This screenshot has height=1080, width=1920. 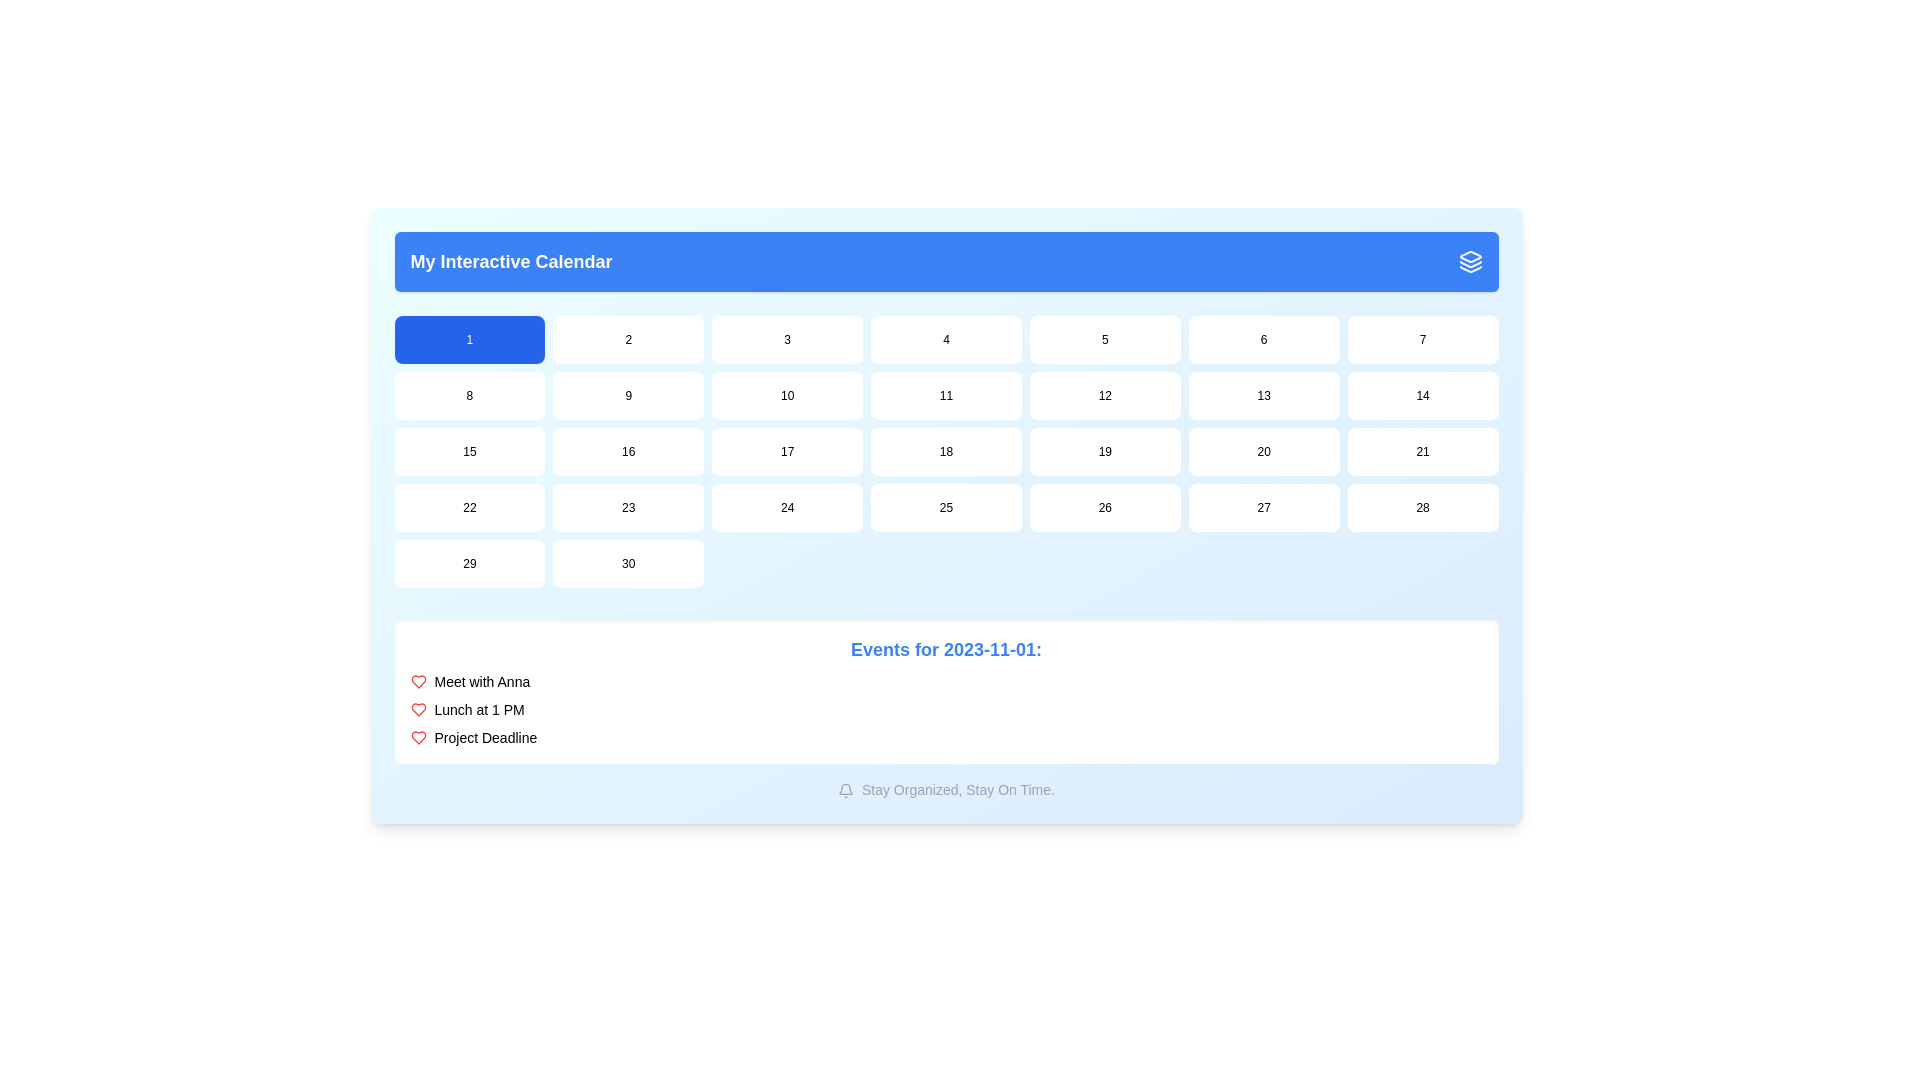 I want to click on the button representing the date '3' in the calendar interface, so click(x=786, y=338).